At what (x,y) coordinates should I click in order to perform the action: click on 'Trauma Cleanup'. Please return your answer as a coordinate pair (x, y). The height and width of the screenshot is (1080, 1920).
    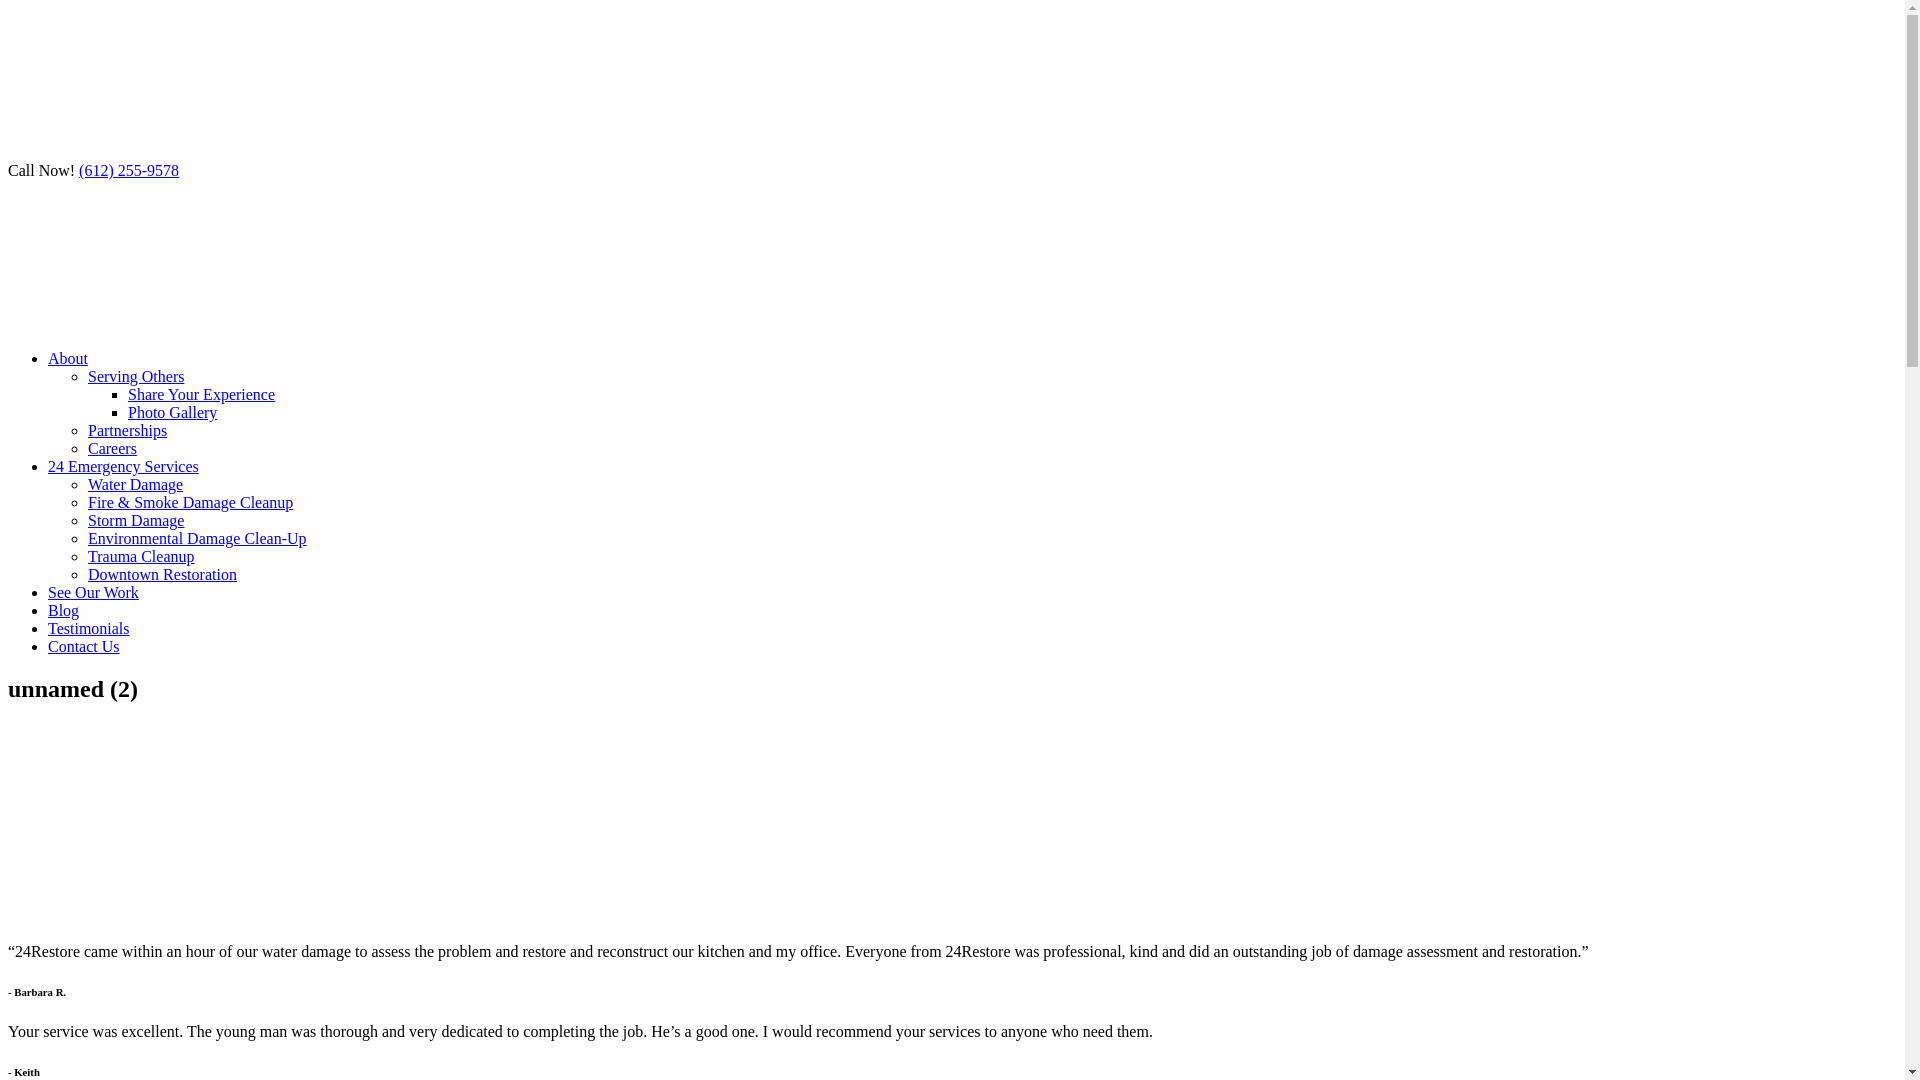
    Looking at the image, I should click on (140, 556).